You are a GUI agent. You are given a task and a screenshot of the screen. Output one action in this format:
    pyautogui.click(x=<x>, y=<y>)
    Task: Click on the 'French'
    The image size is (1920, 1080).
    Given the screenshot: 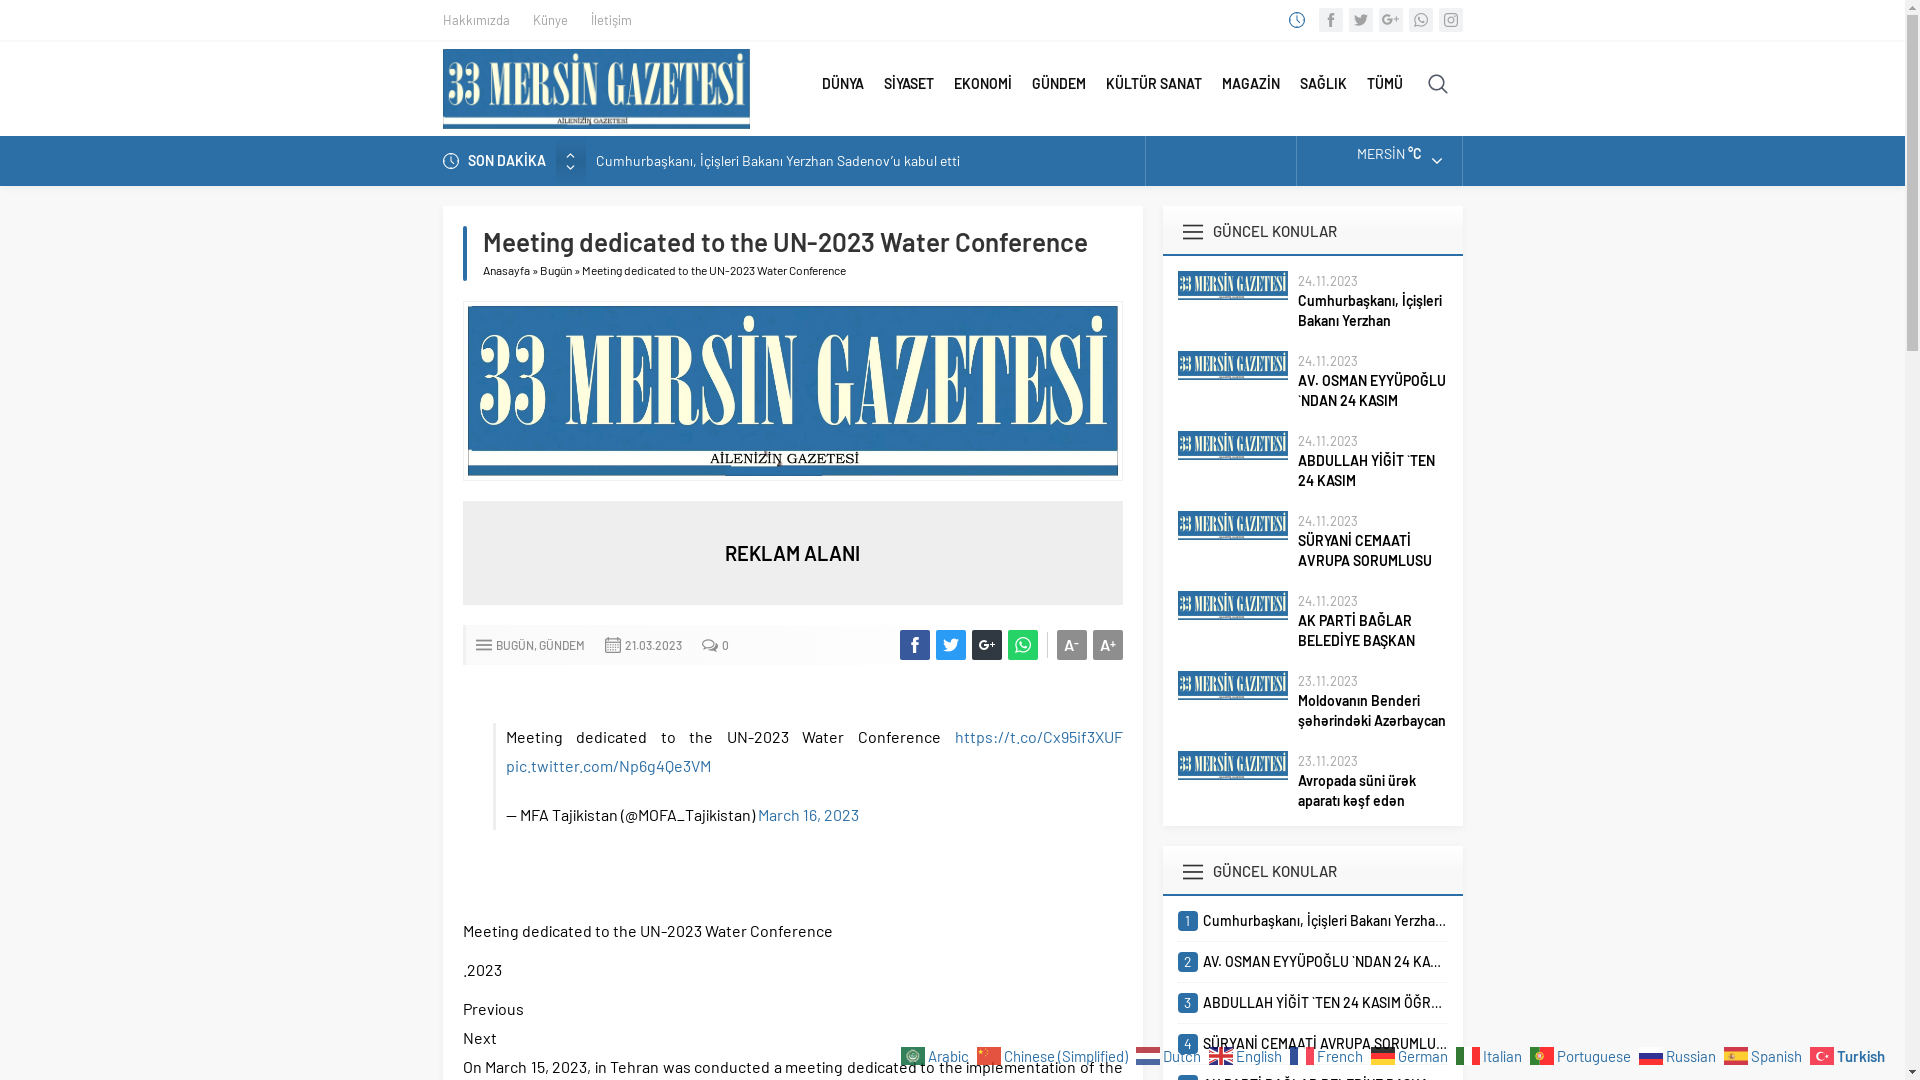 What is the action you would take?
    pyautogui.click(x=1329, y=1053)
    